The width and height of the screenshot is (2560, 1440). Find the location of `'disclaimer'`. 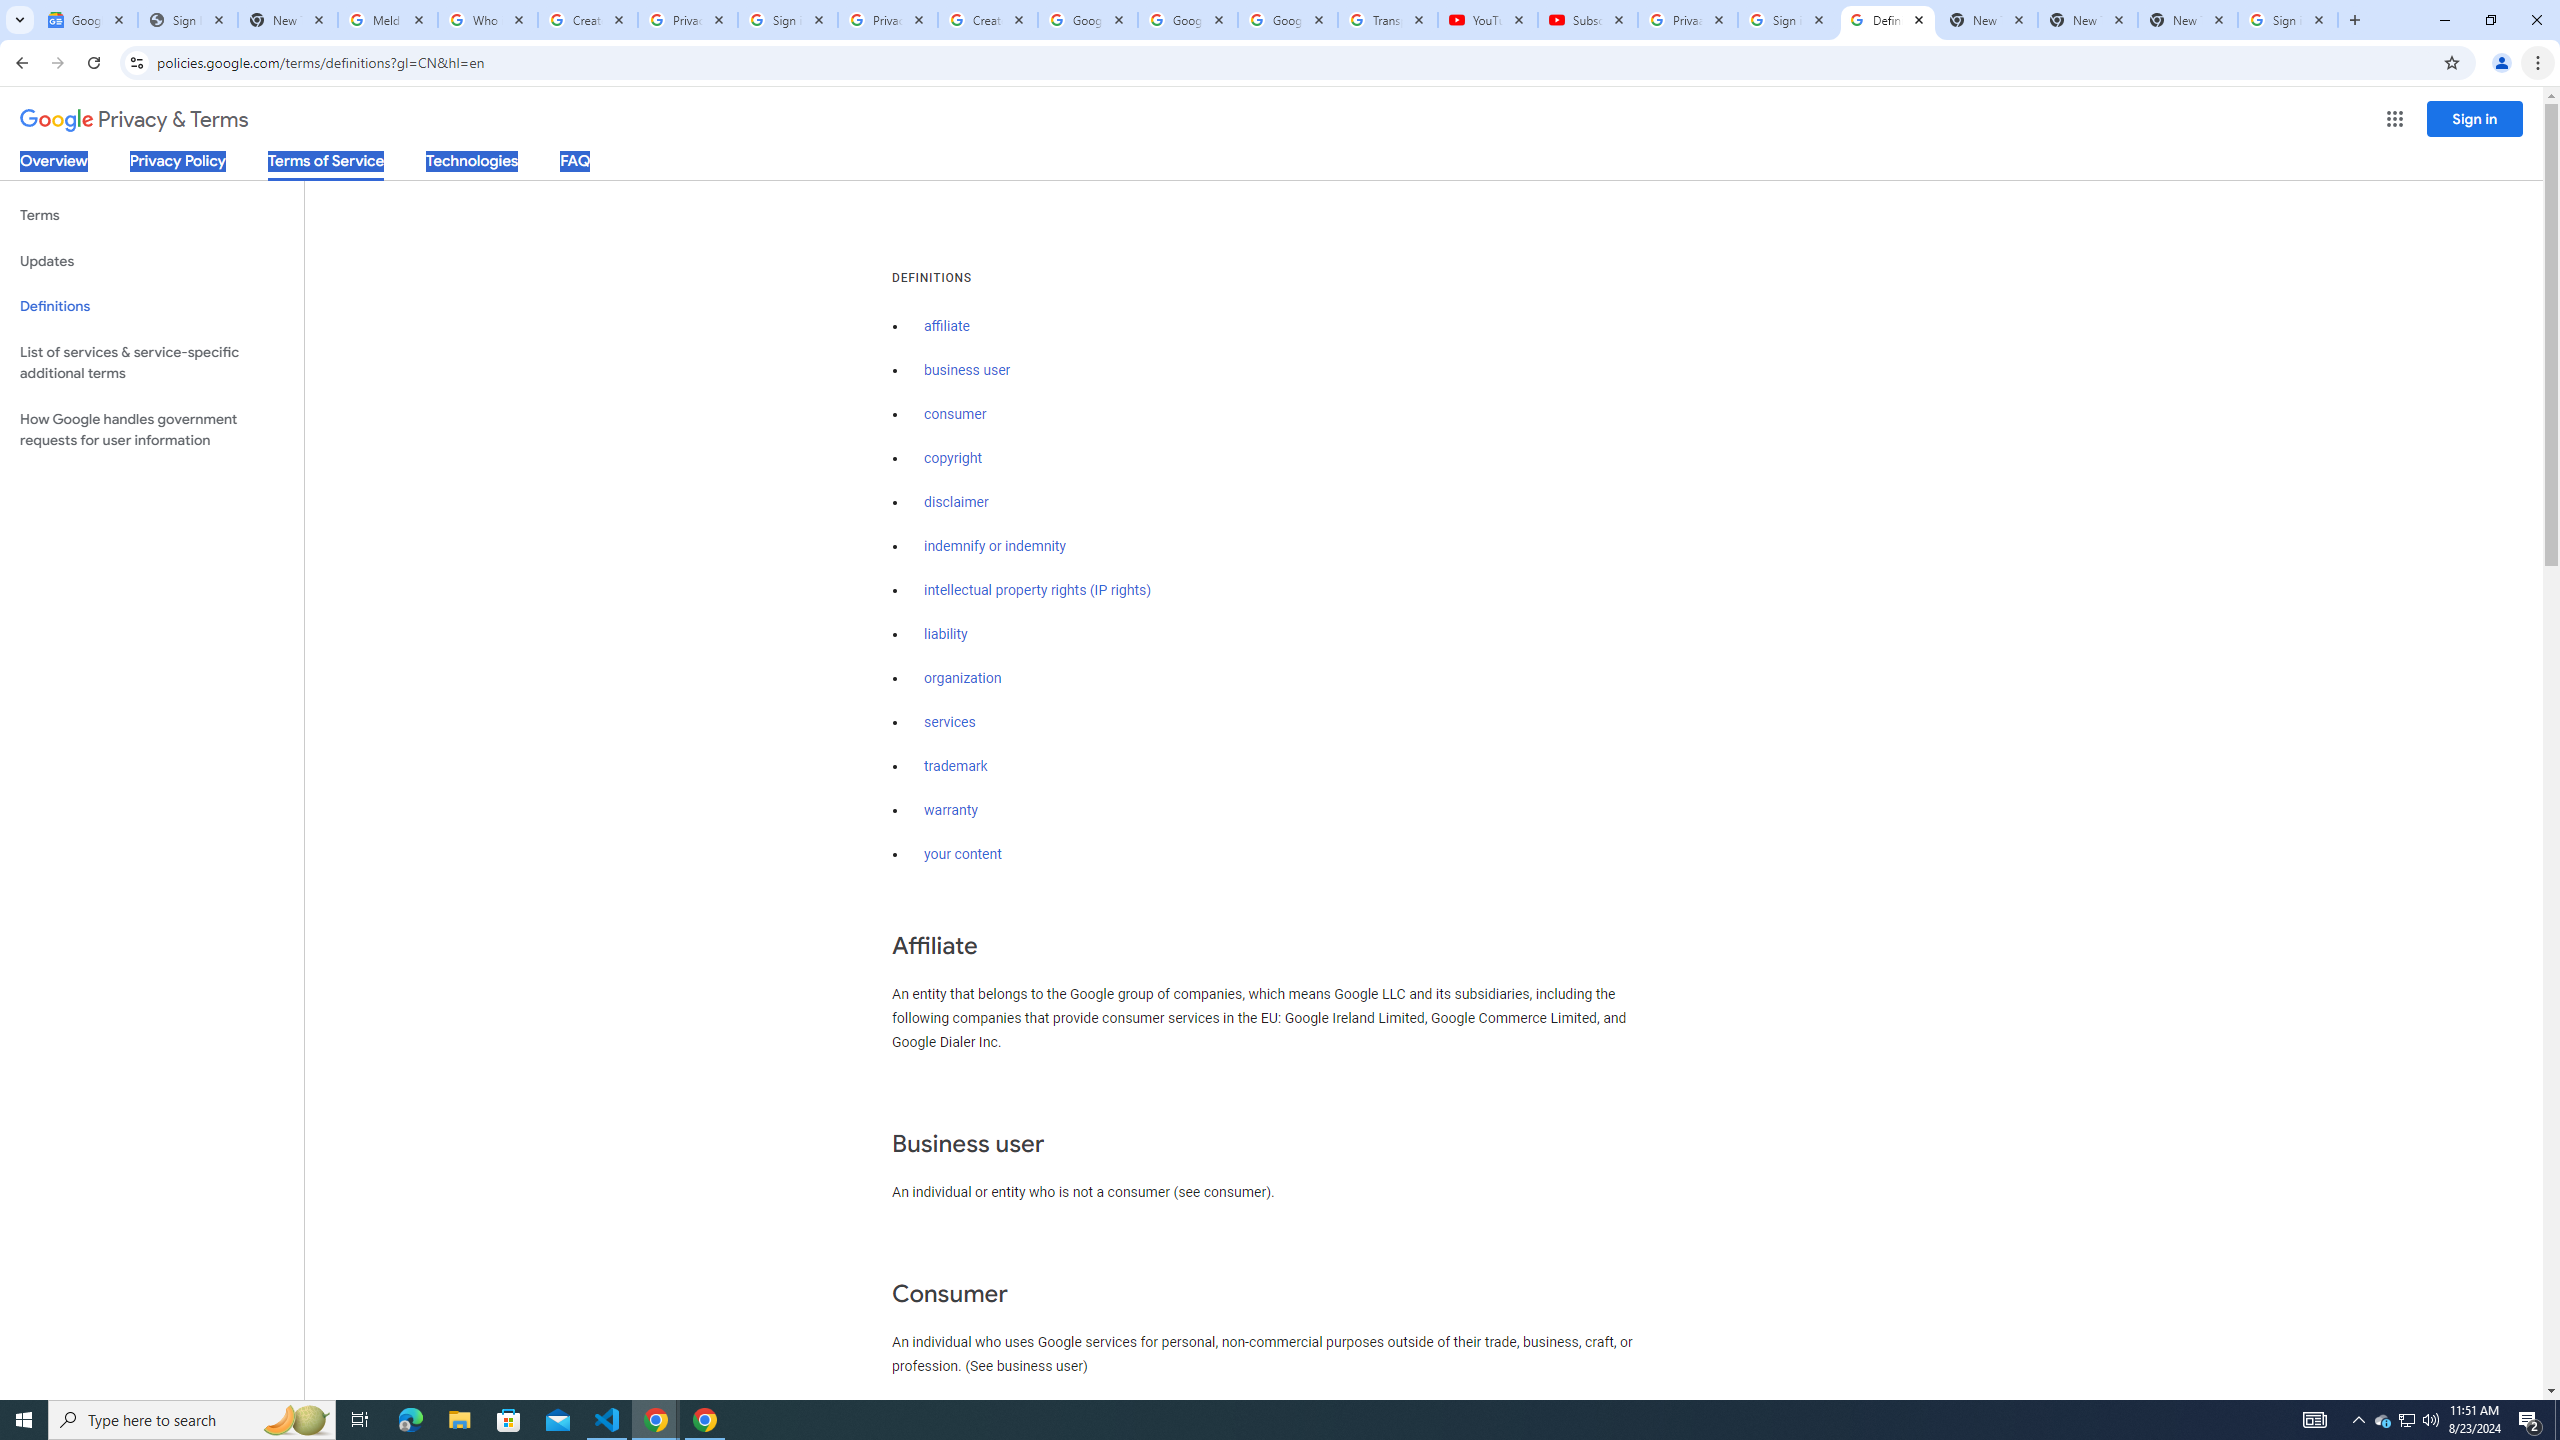

'disclaimer' is located at coordinates (955, 502).